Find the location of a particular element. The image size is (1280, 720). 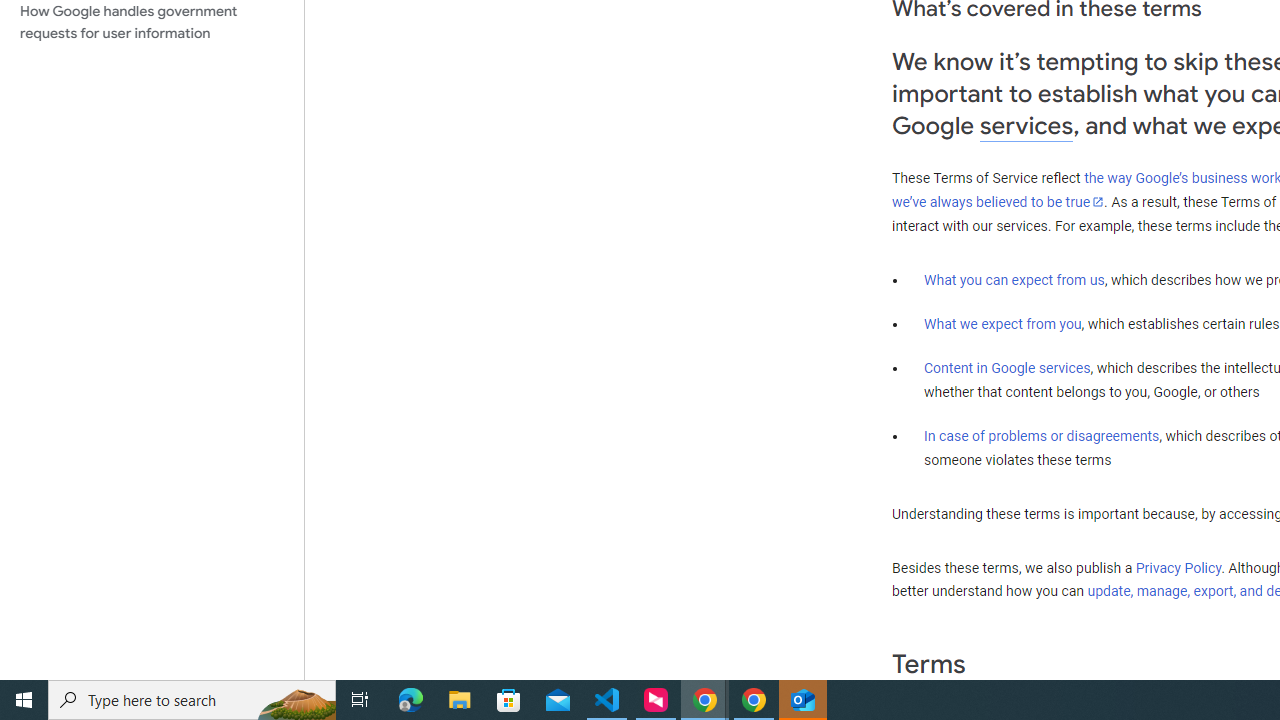

'What you can expect from us' is located at coordinates (1014, 279).